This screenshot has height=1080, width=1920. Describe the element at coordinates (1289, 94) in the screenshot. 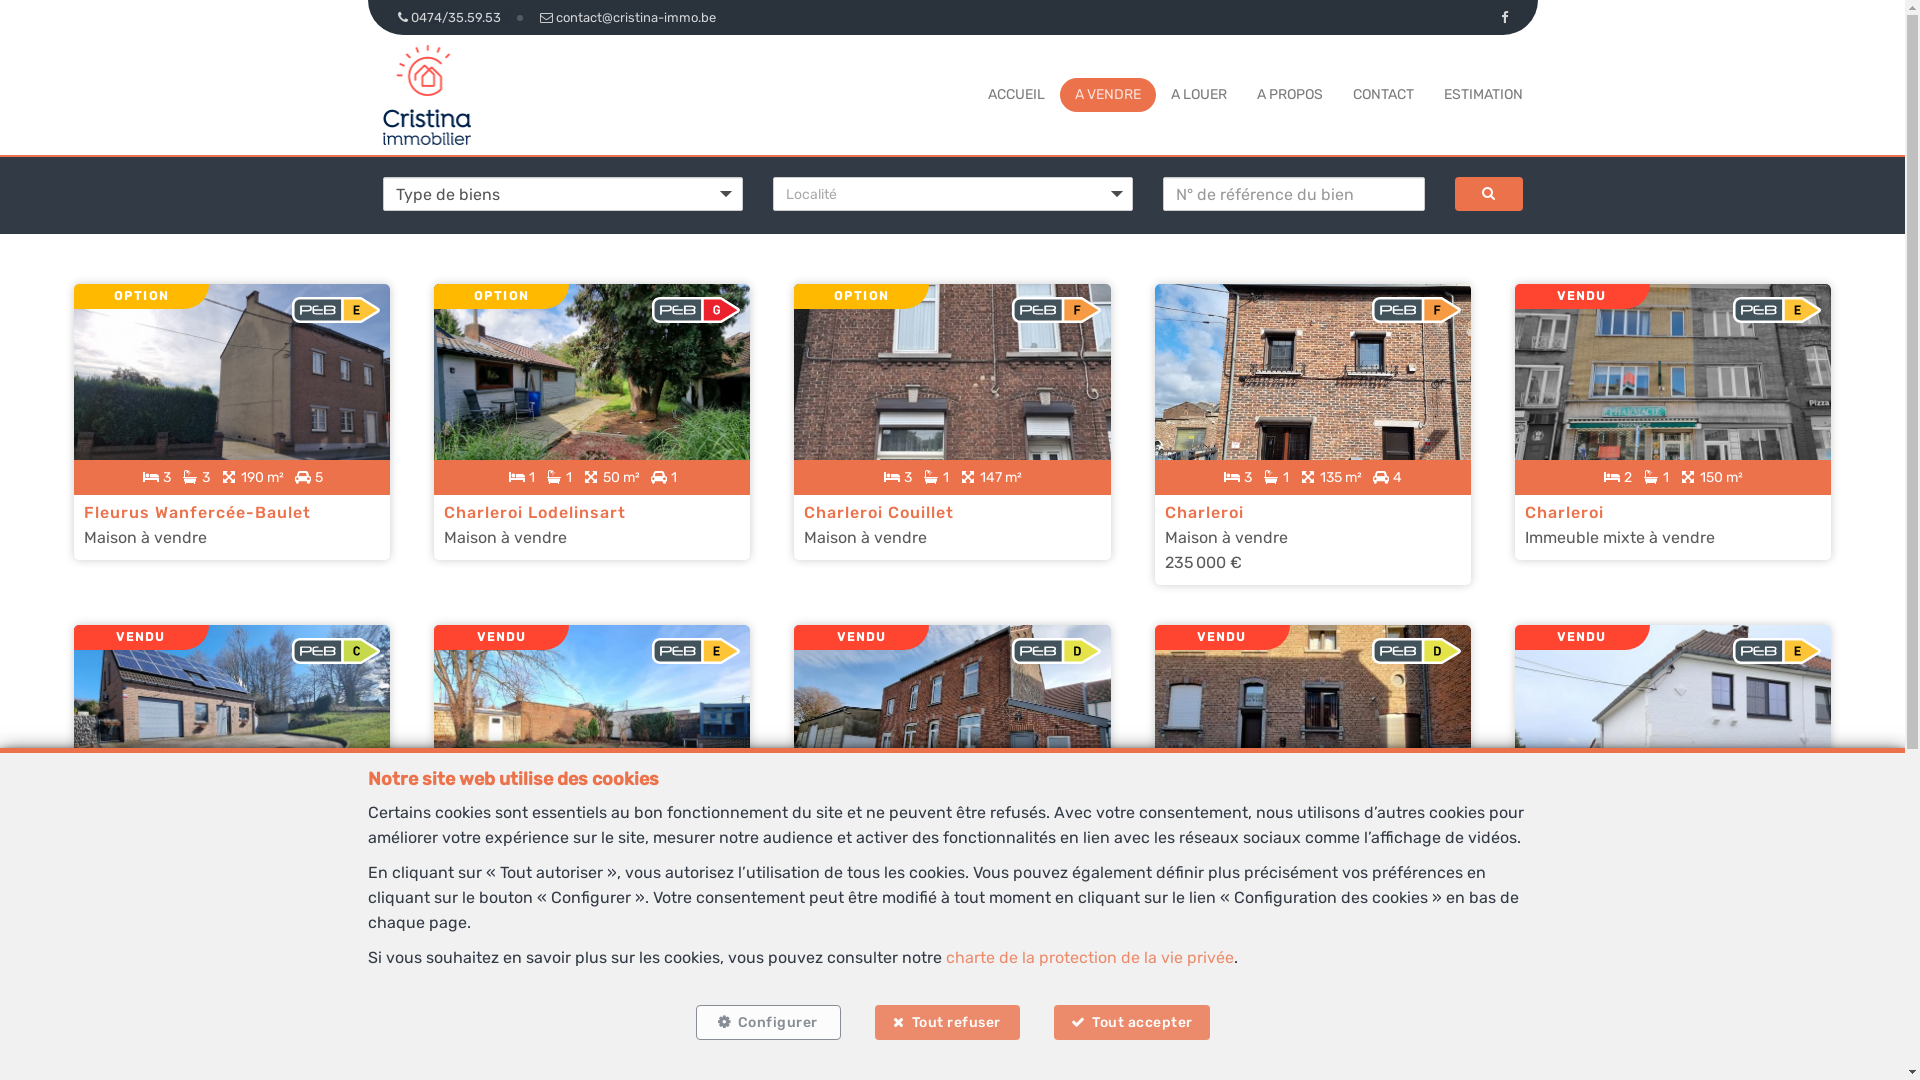

I see `'A PROPOS'` at that location.